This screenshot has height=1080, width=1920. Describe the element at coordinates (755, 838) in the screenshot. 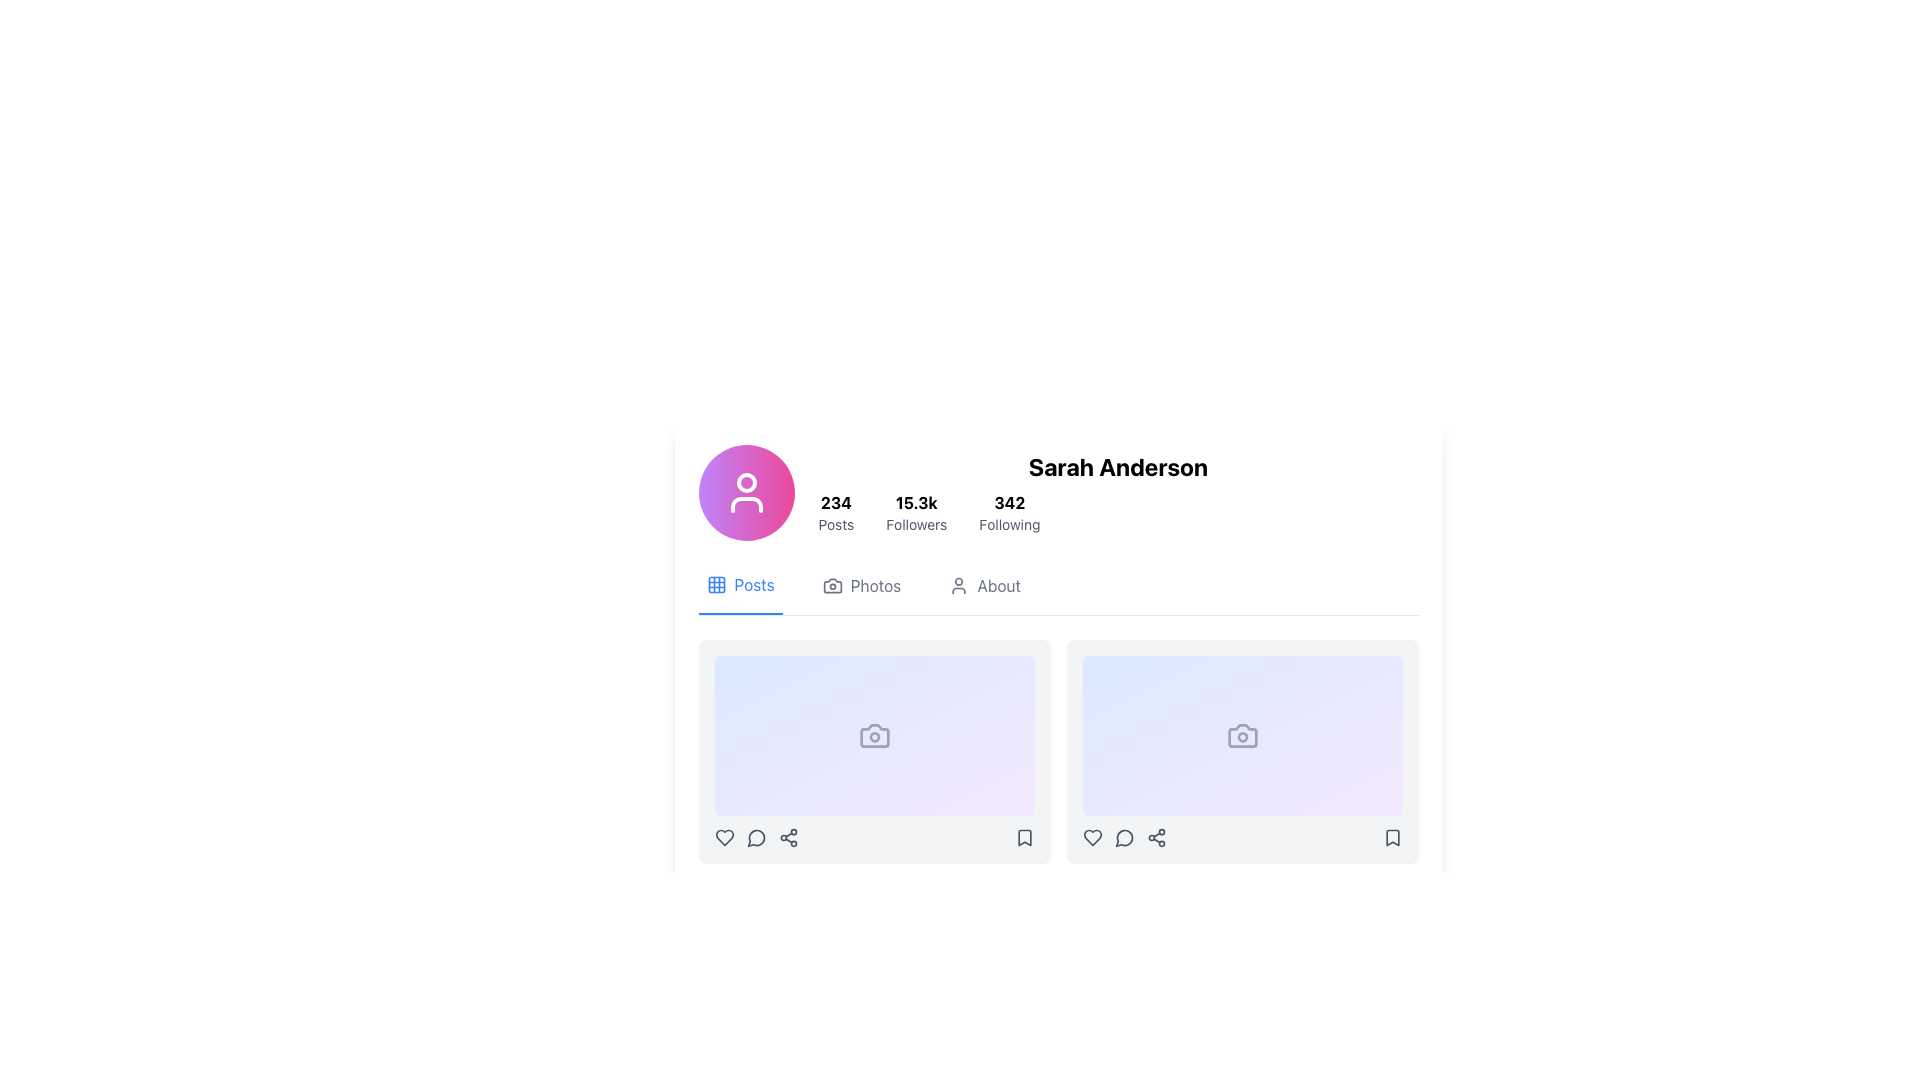

I see `the speech bubble icon that signifies the action of viewing or adding comments to a post, located below the leftmost post image, to the left of the share icon and to the right of the like icon` at that location.